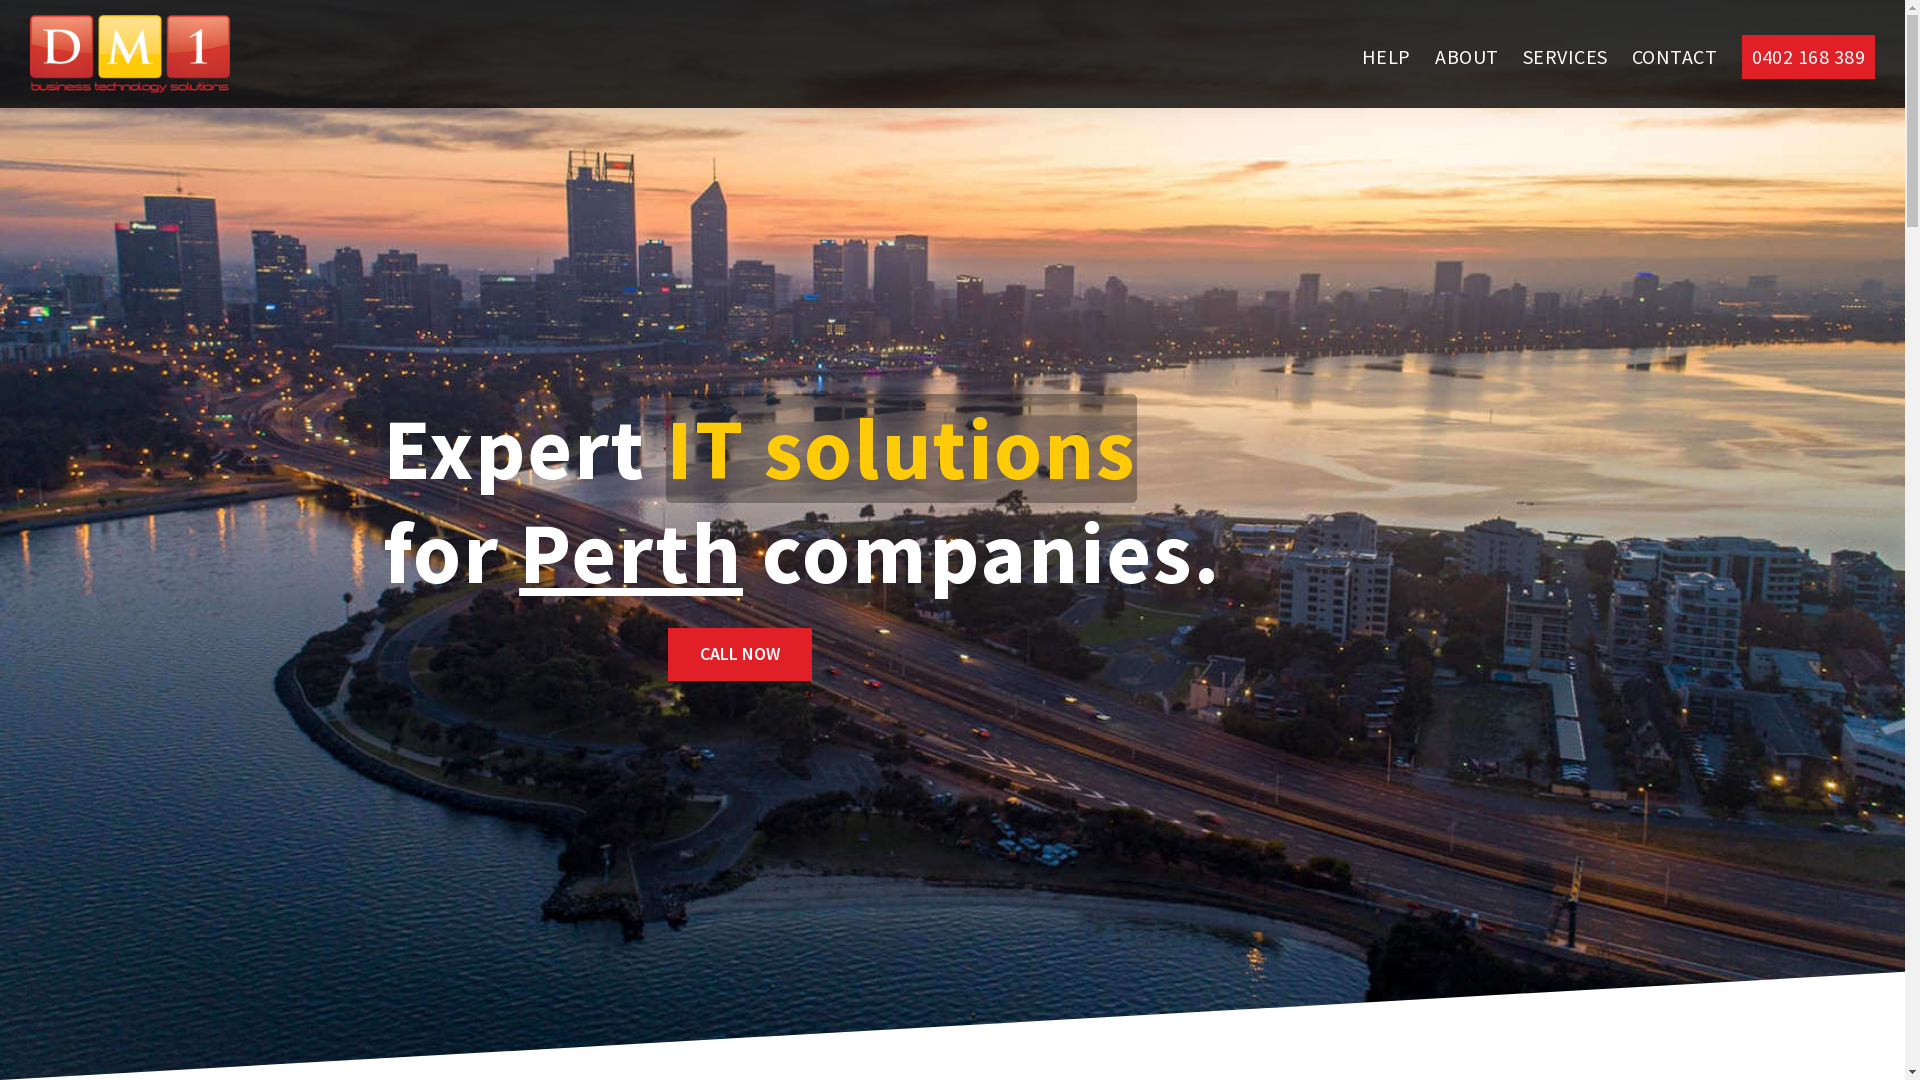 The height and width of the screenshot is (1080, 1920). I want to click on 'CONTACT', so click(1674, 56).